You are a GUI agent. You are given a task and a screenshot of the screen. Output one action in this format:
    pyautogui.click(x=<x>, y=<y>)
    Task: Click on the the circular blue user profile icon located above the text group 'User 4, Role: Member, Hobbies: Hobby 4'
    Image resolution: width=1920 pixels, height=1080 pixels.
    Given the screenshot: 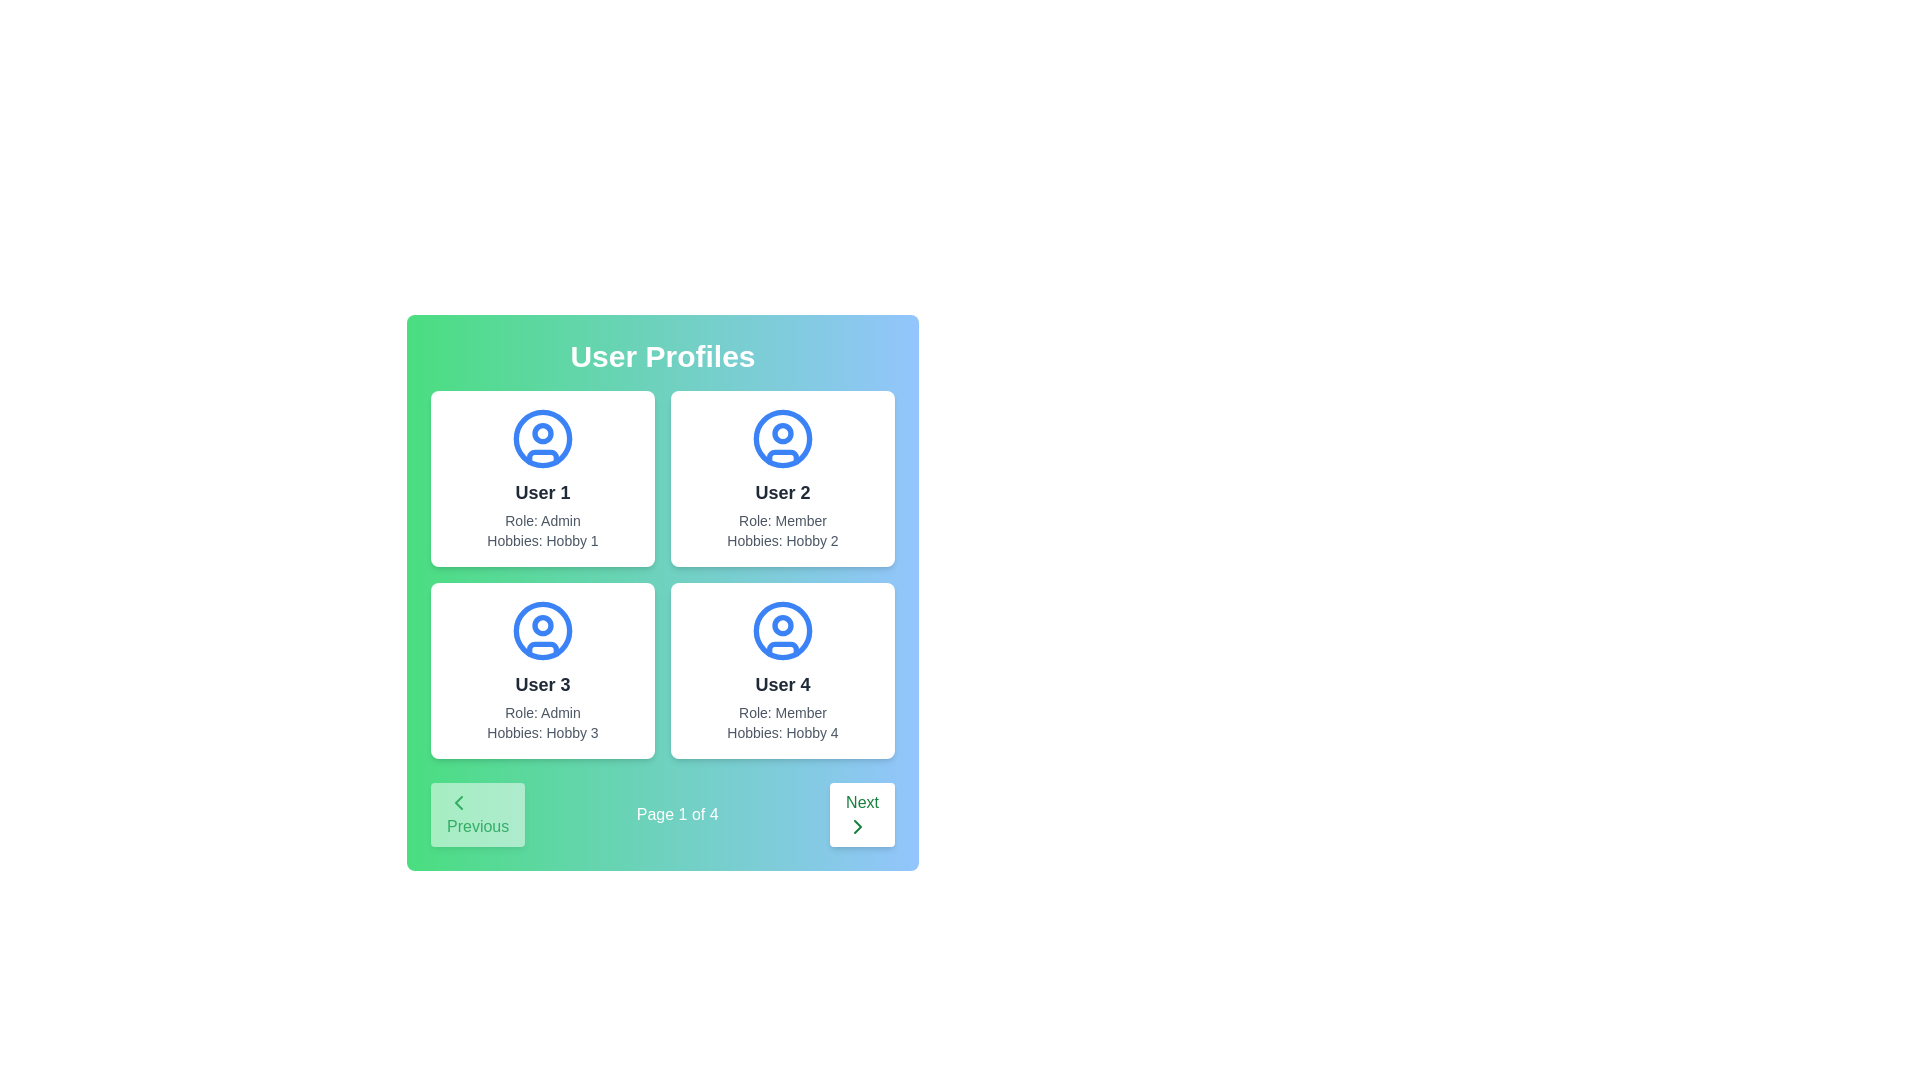 What is the action you would take?
    pyautogui.click(x=781, y=631)
    